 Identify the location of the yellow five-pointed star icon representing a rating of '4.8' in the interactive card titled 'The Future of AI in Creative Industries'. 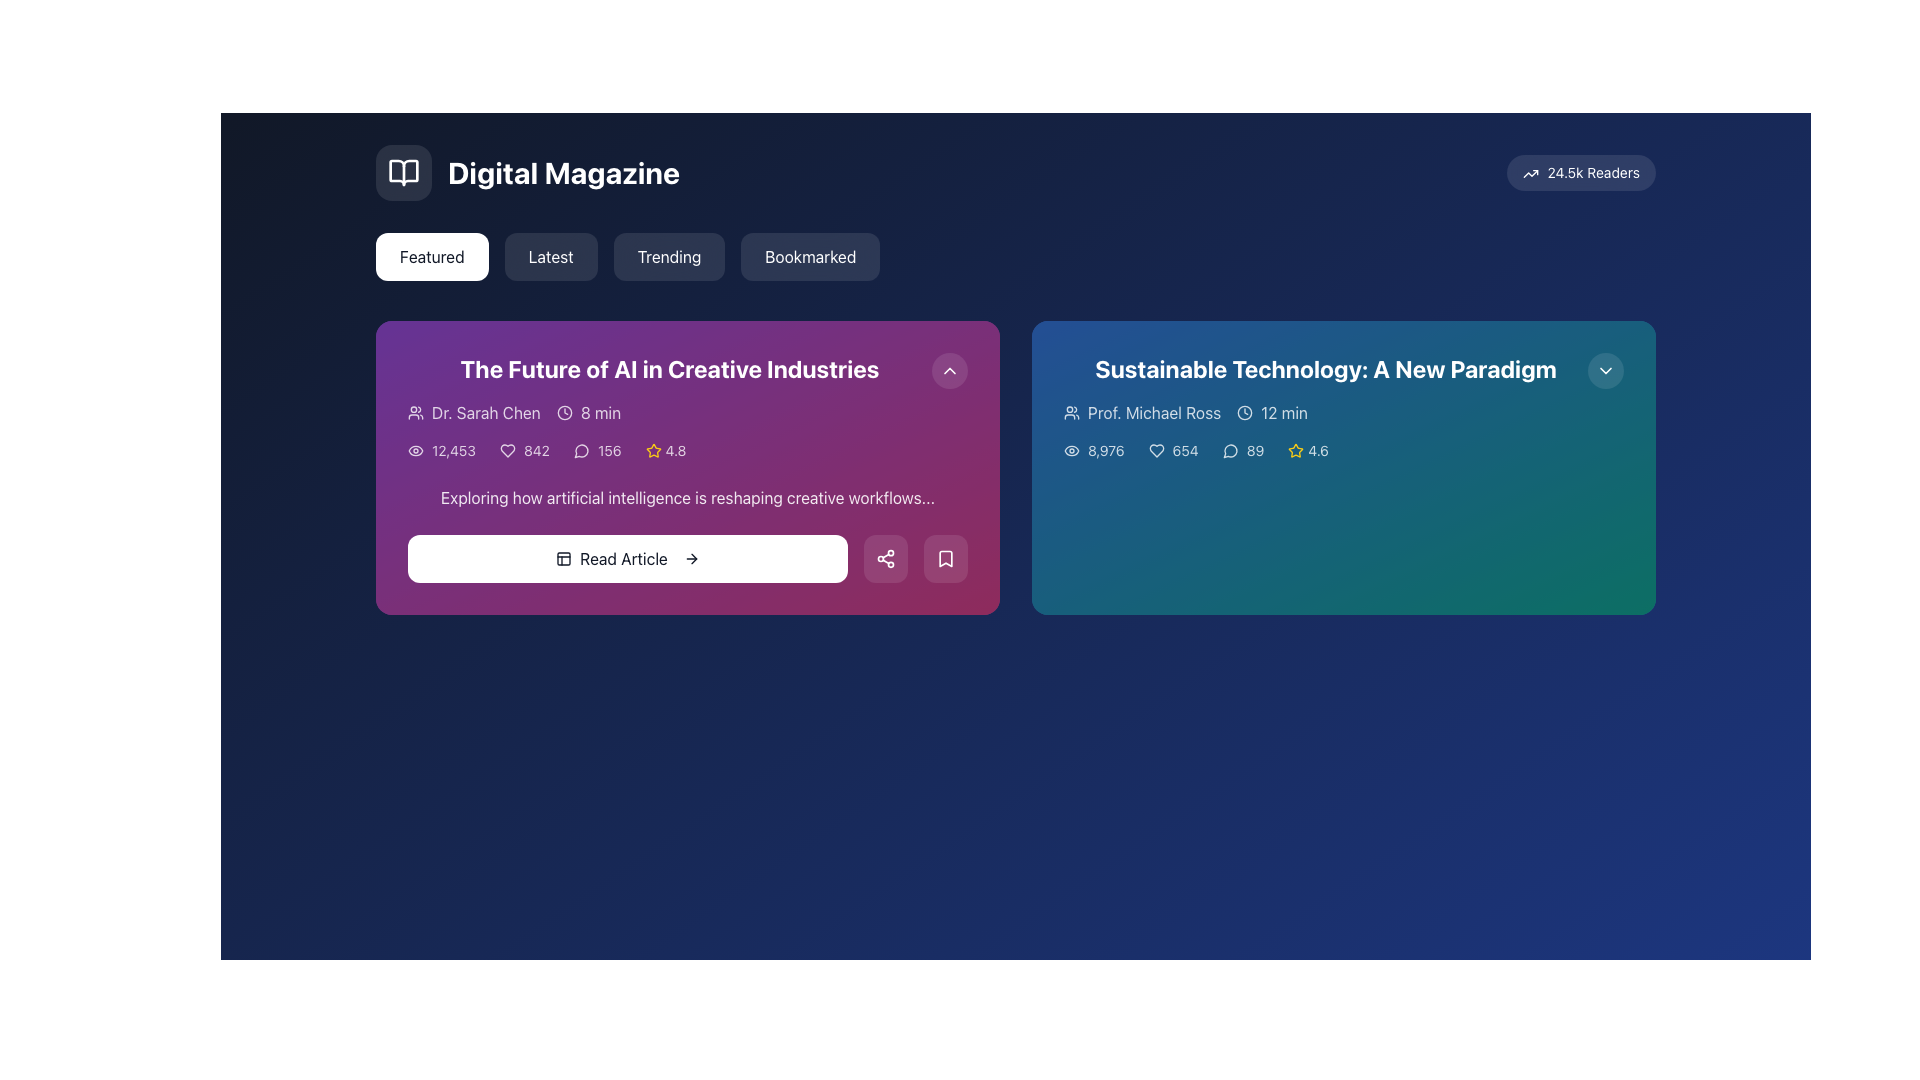
(653, 450).